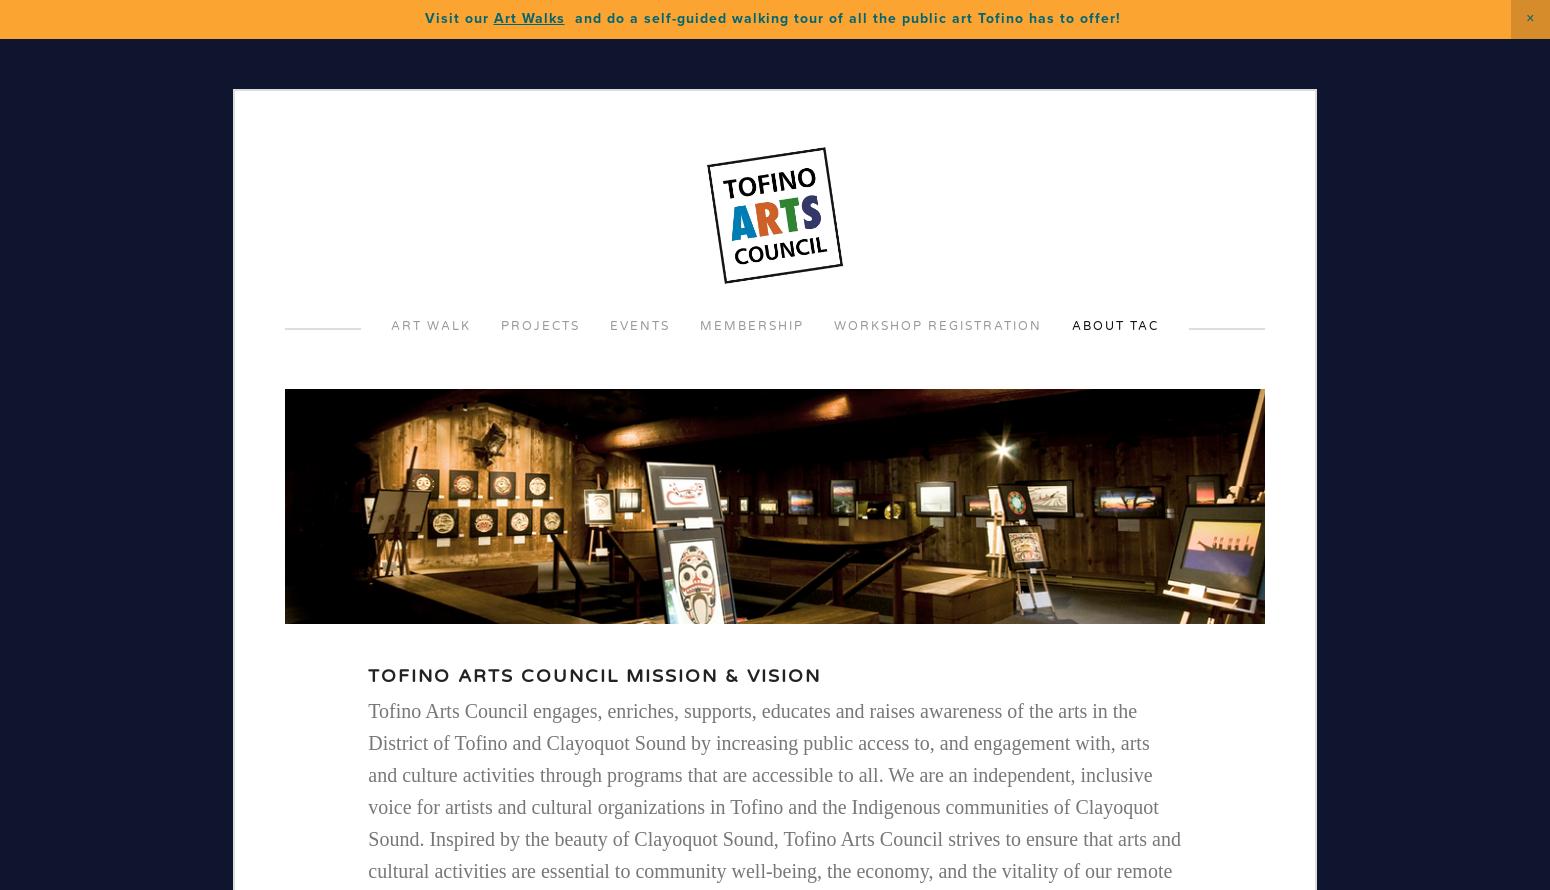 The width and height of the screenshot is (1550, 890). I want to click on 'Visit our', so click(423, 18).